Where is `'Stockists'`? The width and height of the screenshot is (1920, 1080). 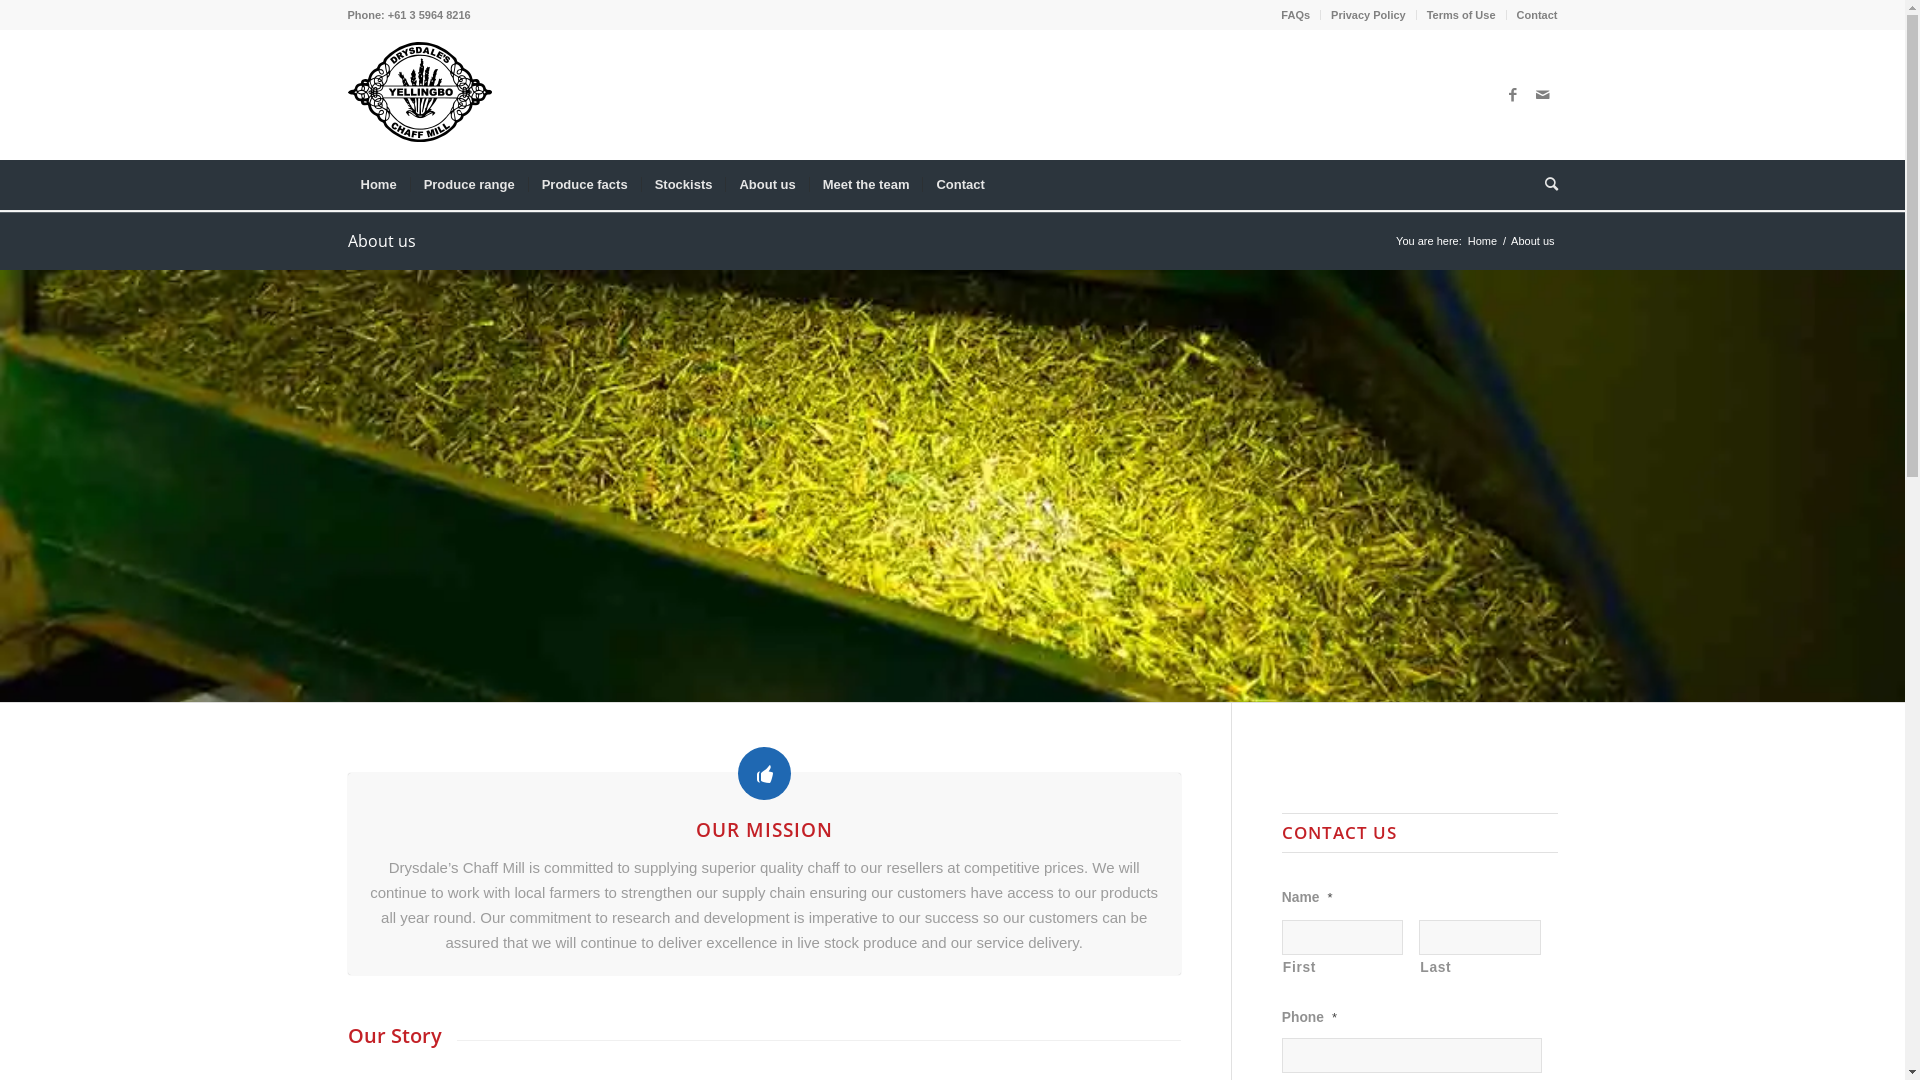
'Stockists' is located at coordinates (683, 185).